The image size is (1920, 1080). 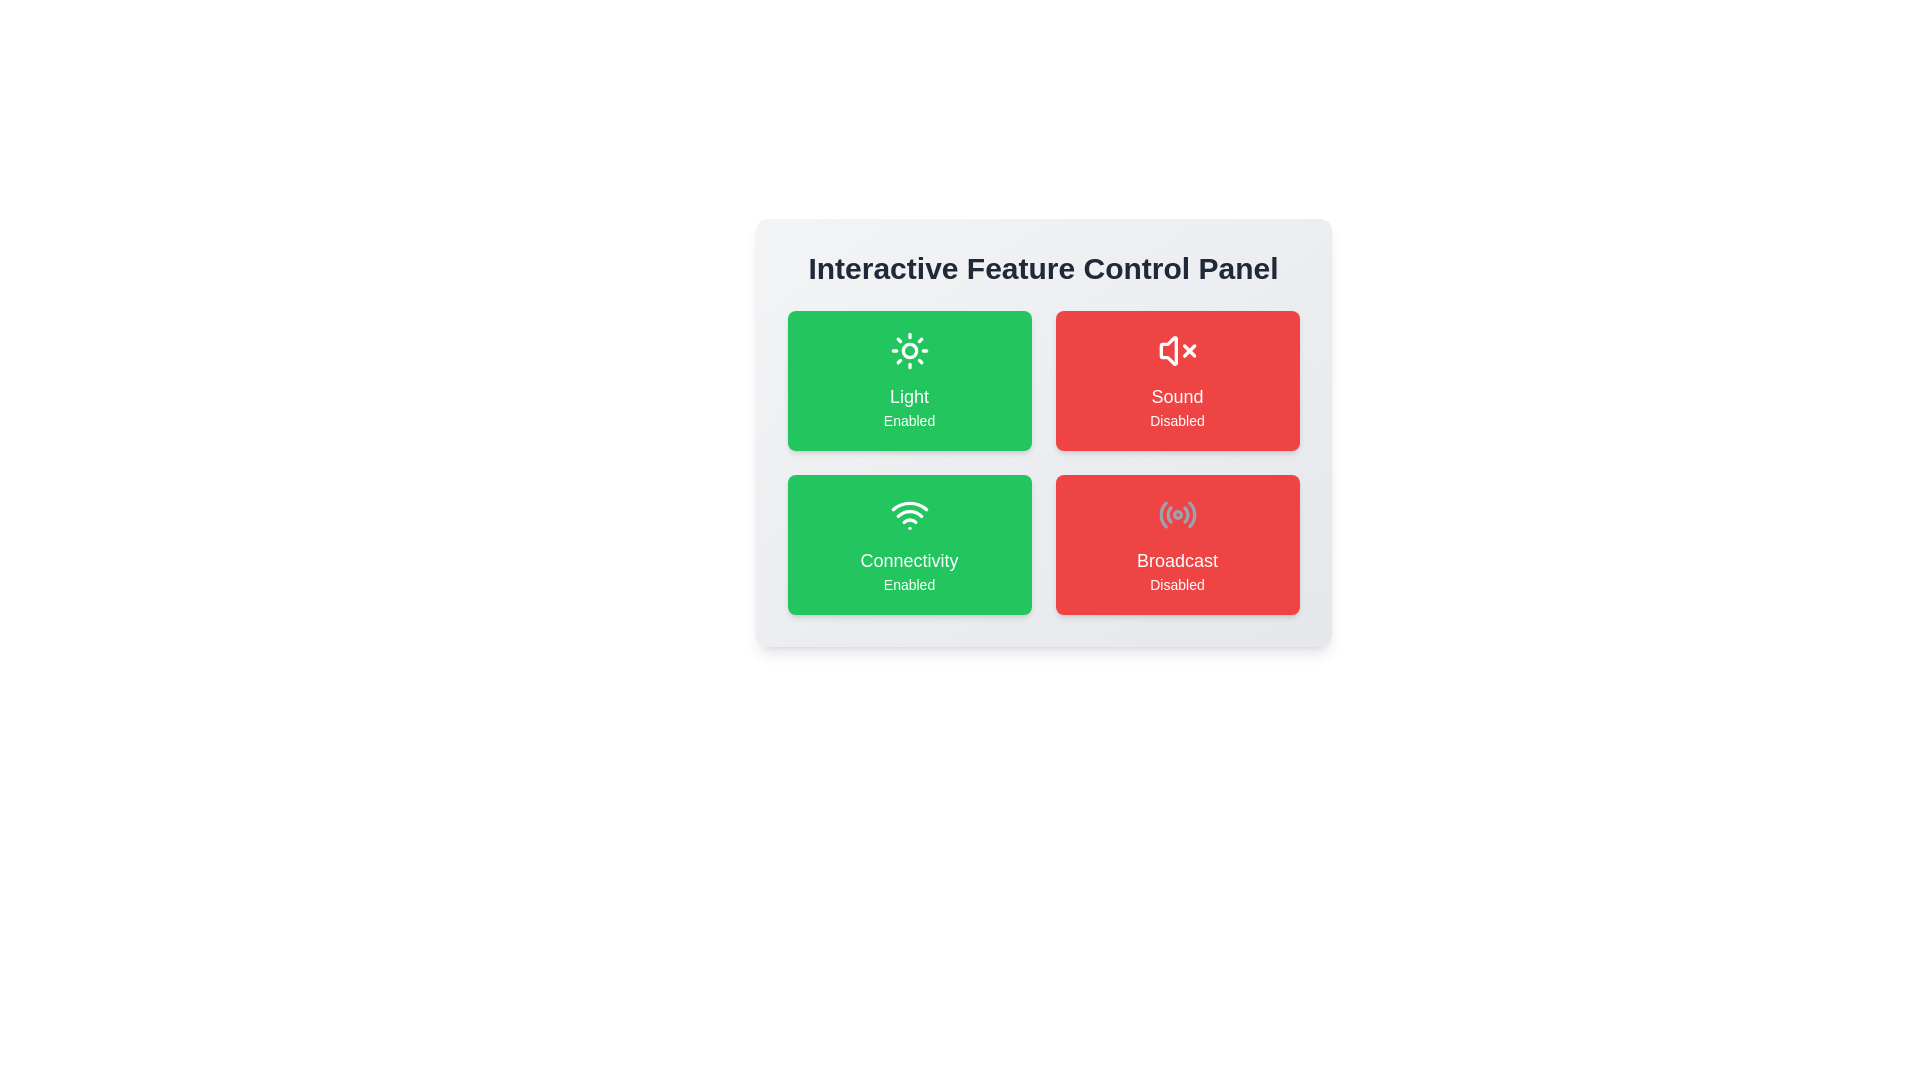 I want to click on the feature card for Sound to observe the hover effect, so click(x=1177, y=381).